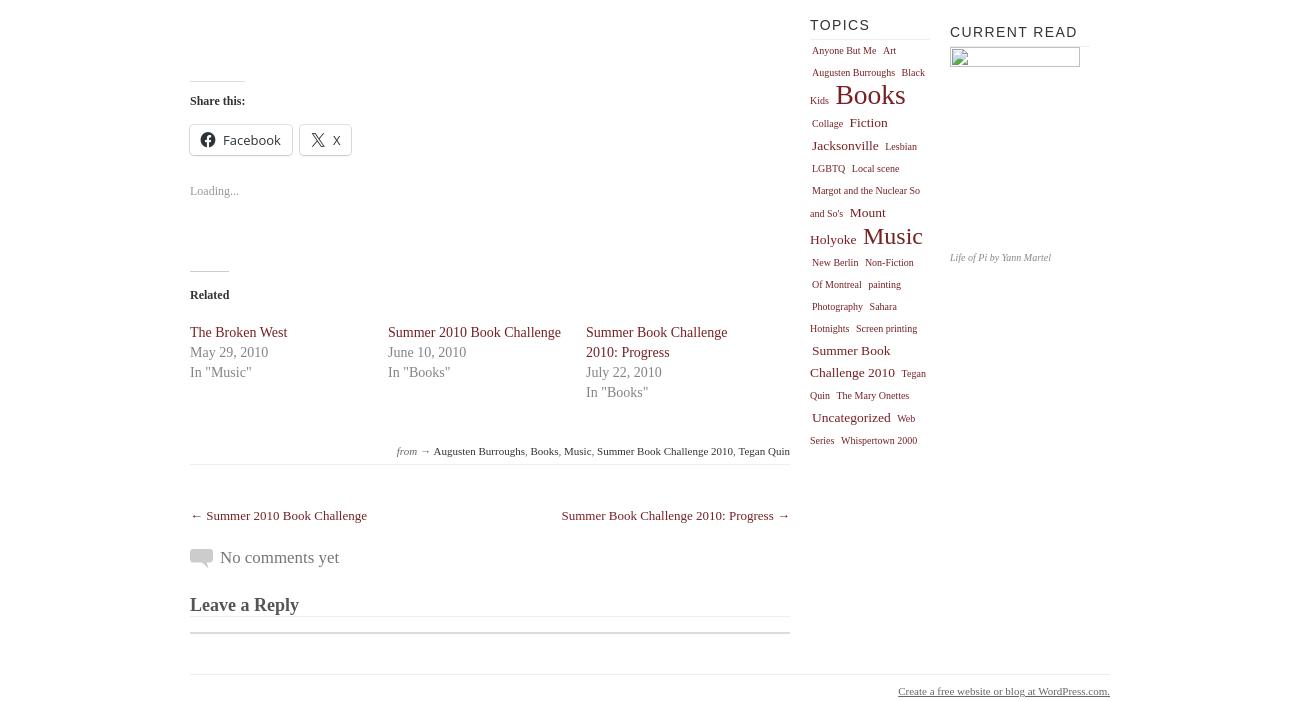 The width and height of the screenshot is (1300, 701). I want to click on 'Screen printing', so click(884, 327).